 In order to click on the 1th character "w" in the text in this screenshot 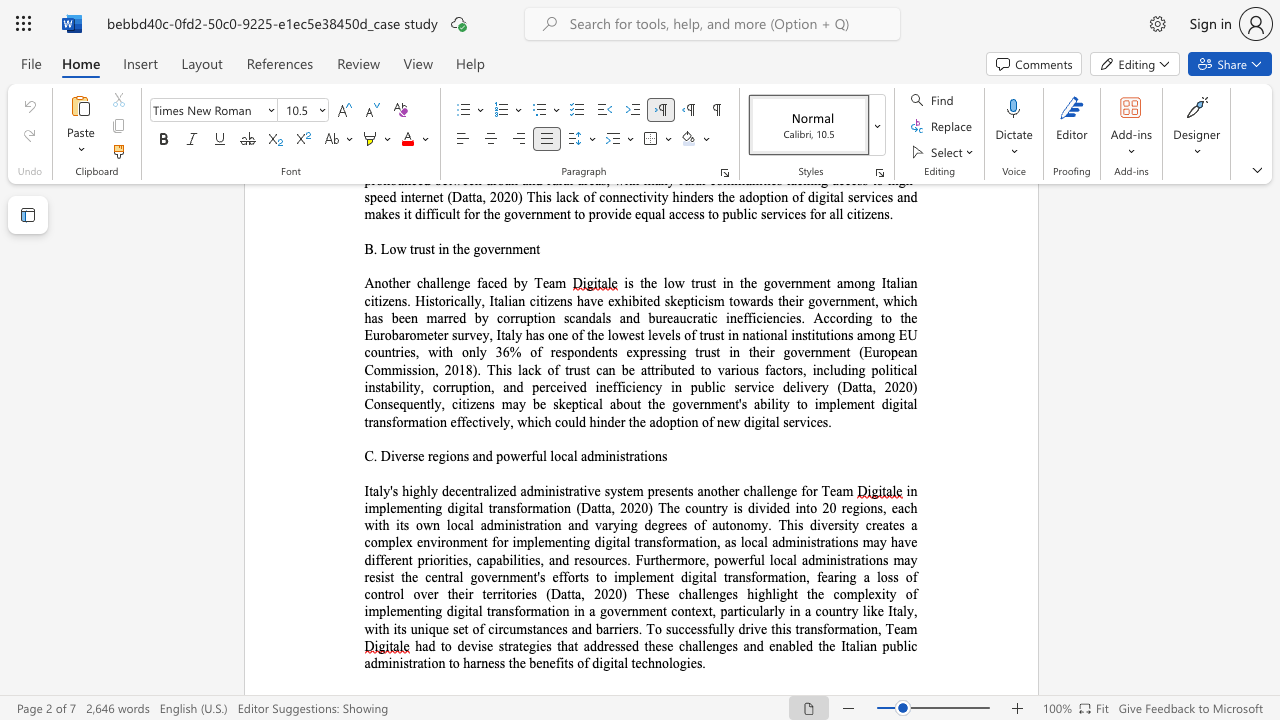, I will do `click(515, 456)`.